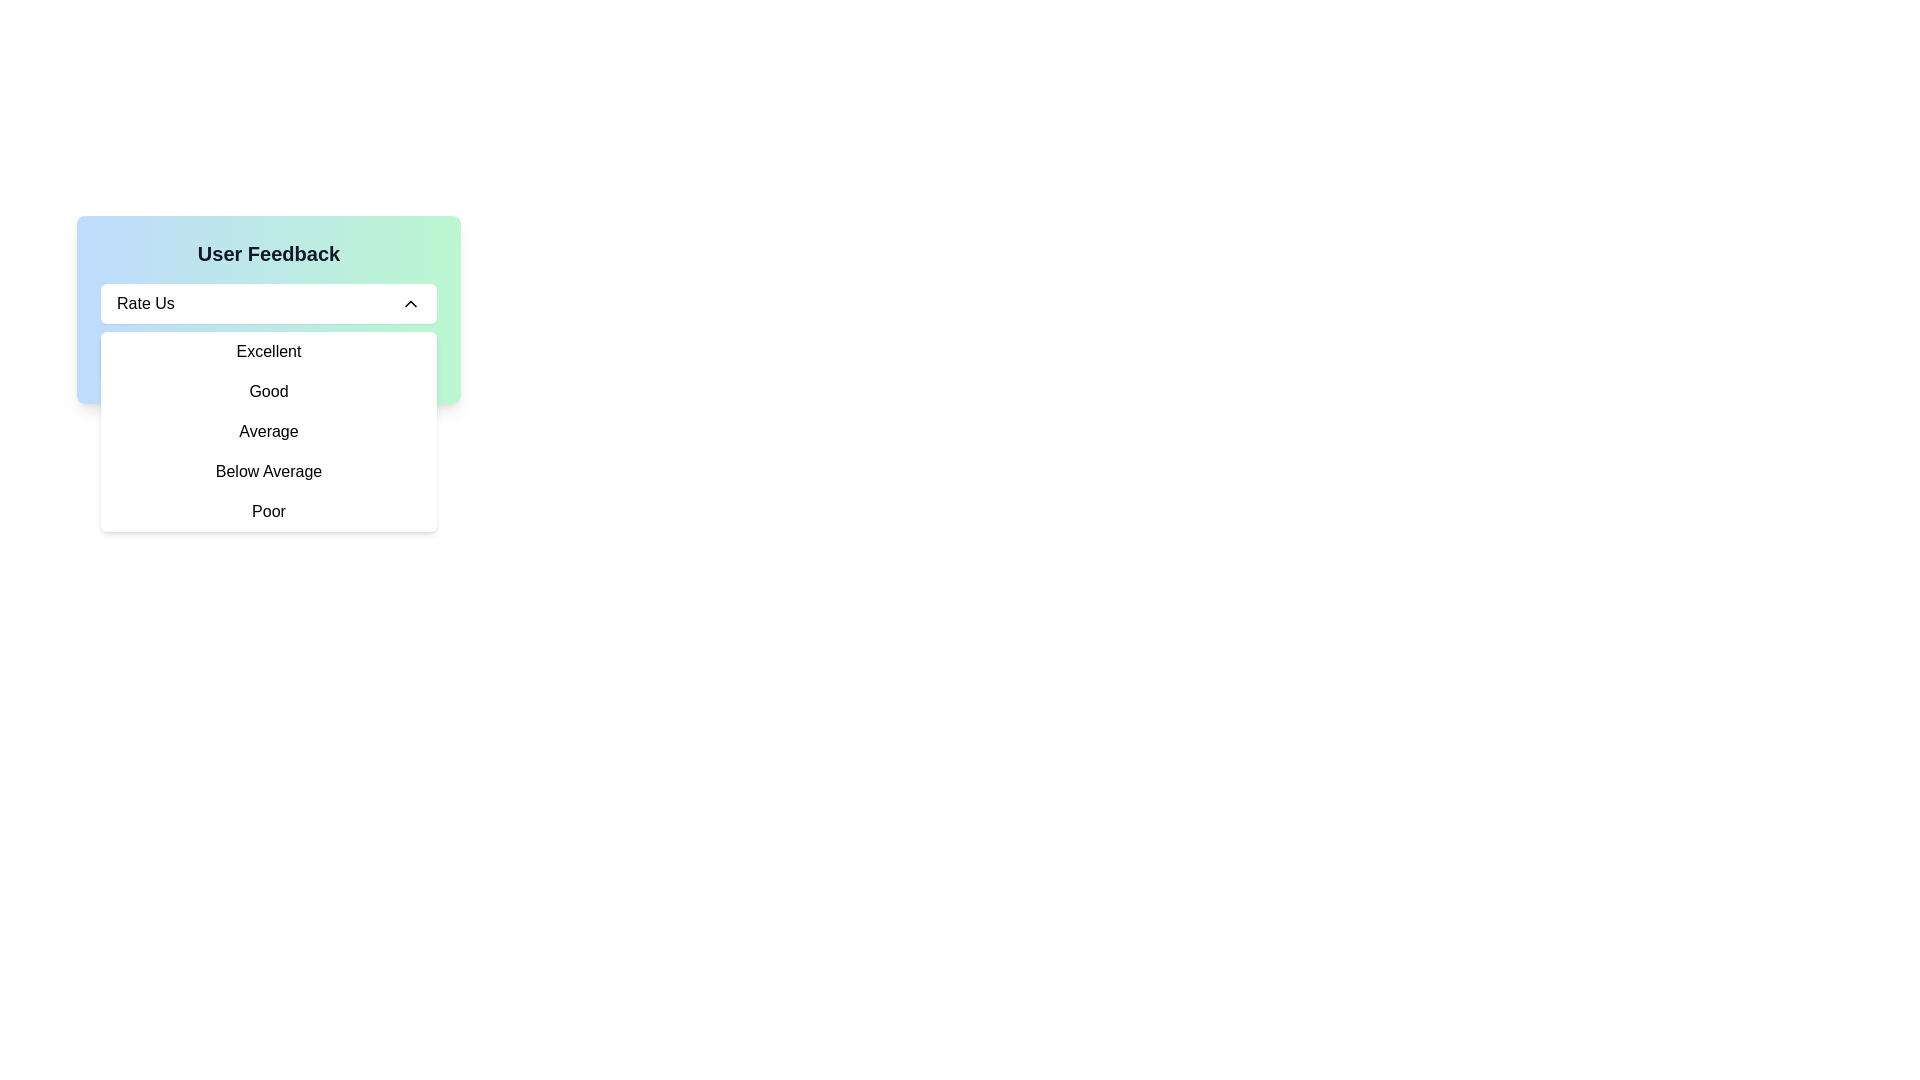 The image size is (1920, 1080). I want to click on the 'Good' option in the dropdown menu, which is the second option beneath the 'Rate Us' selection field, so click(267, 392).